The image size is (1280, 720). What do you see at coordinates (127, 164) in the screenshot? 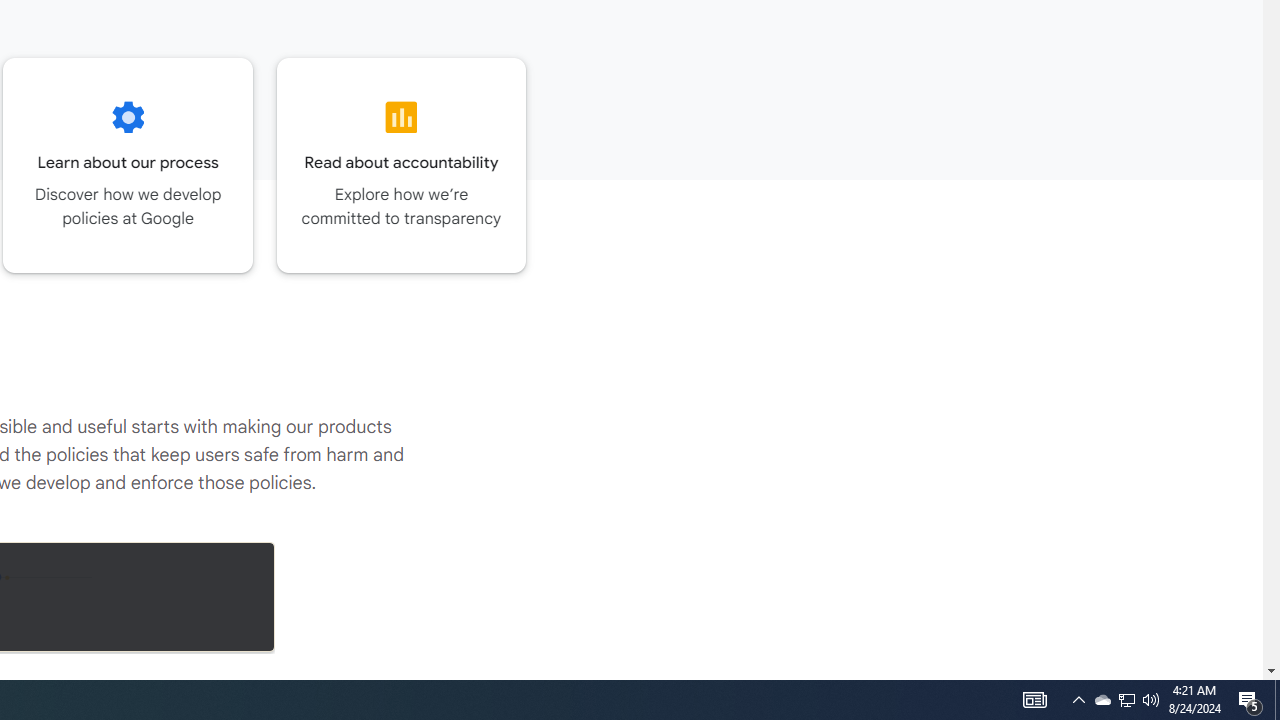
I see `'Go to the Our process page'` at bounding box center [127, 164].